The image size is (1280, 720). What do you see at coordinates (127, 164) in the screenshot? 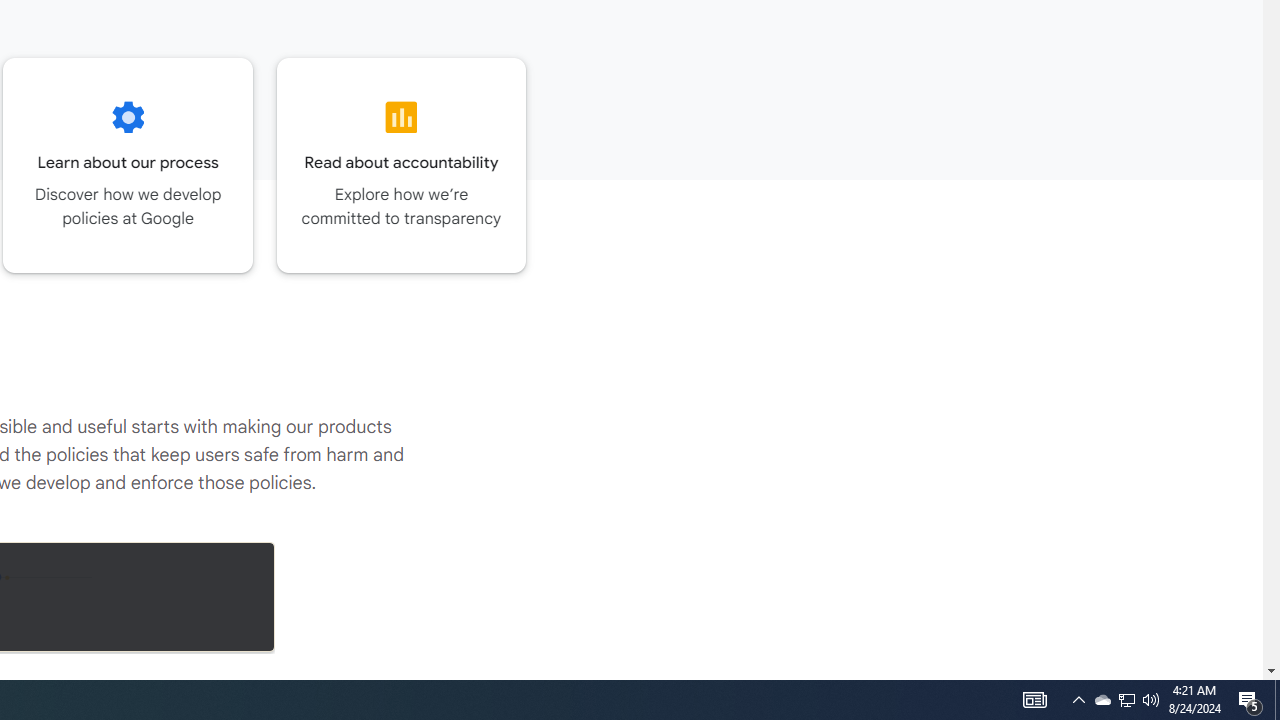
I see `'Go to the Our process page'` at bounding box center [127, 164].